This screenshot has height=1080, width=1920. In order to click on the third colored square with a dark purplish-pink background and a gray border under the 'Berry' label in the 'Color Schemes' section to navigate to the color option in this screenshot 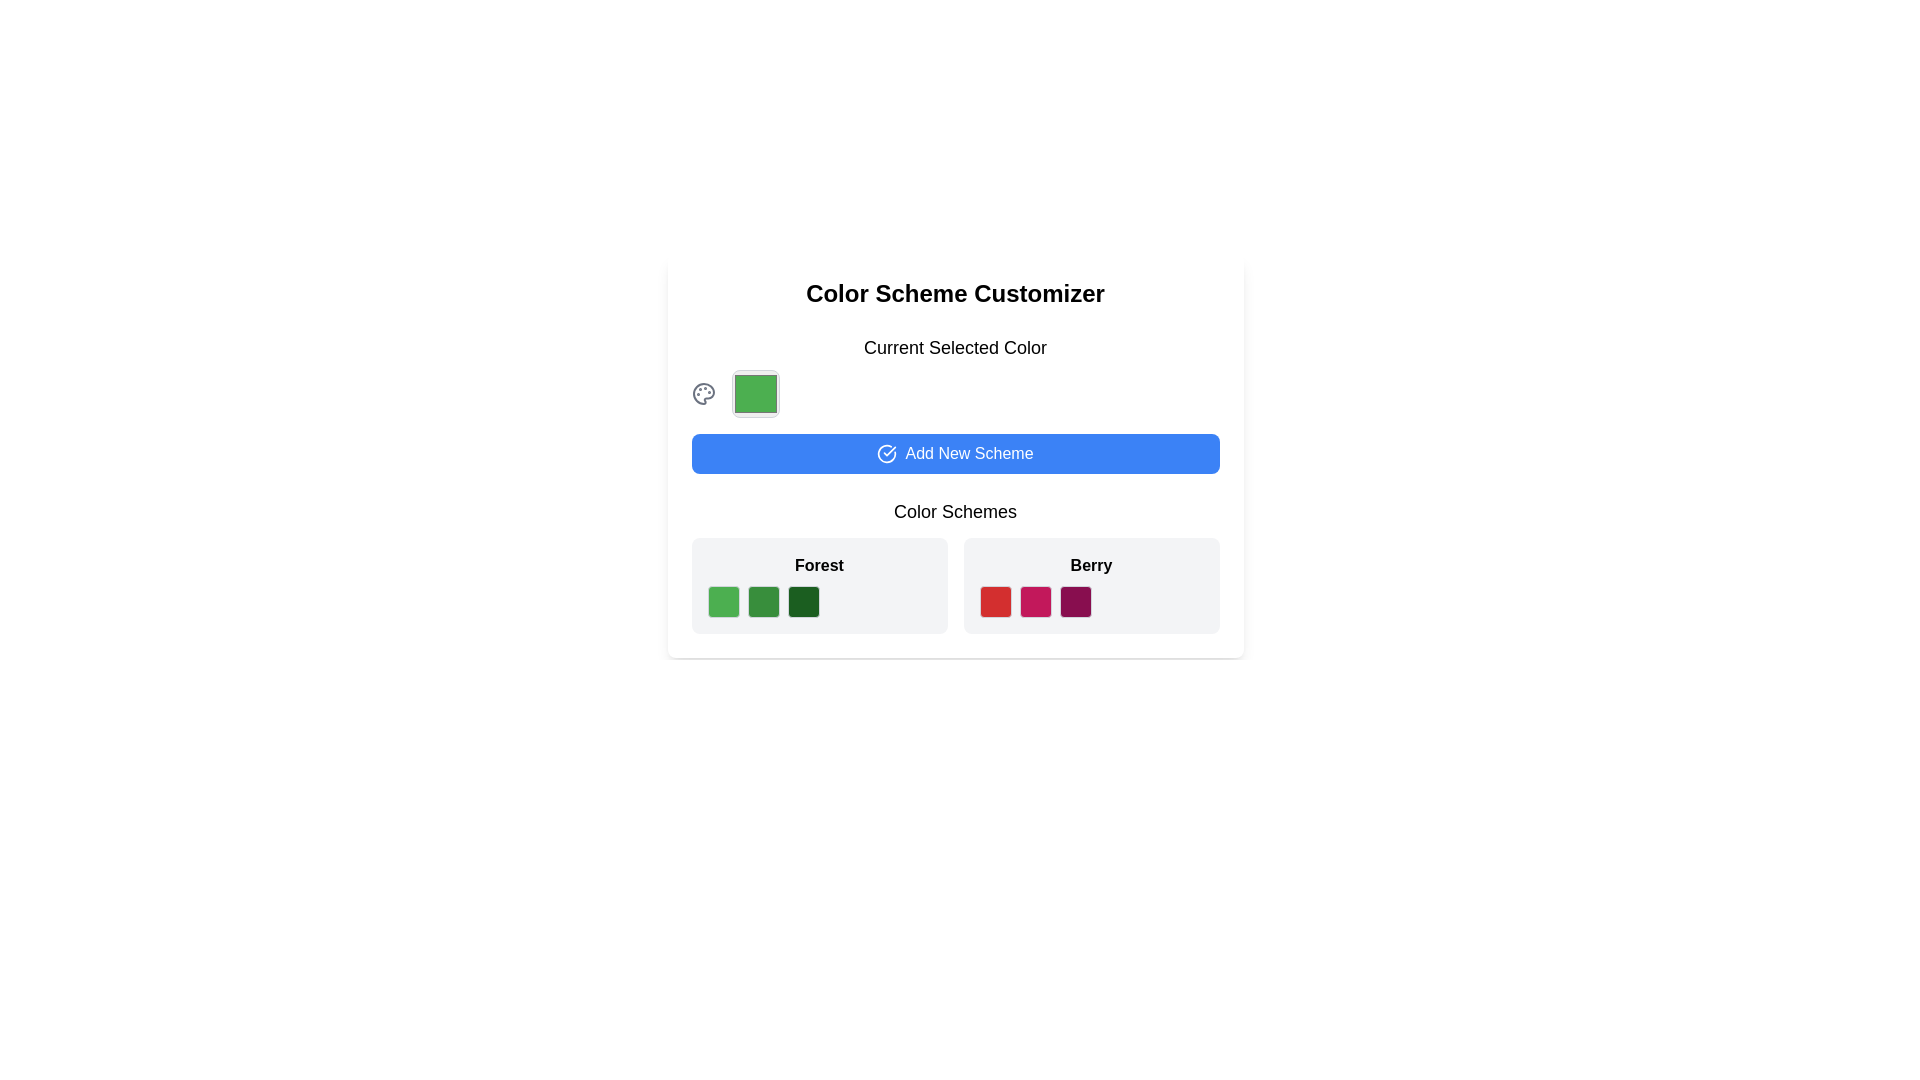, I will do `click(1074, 600)`.